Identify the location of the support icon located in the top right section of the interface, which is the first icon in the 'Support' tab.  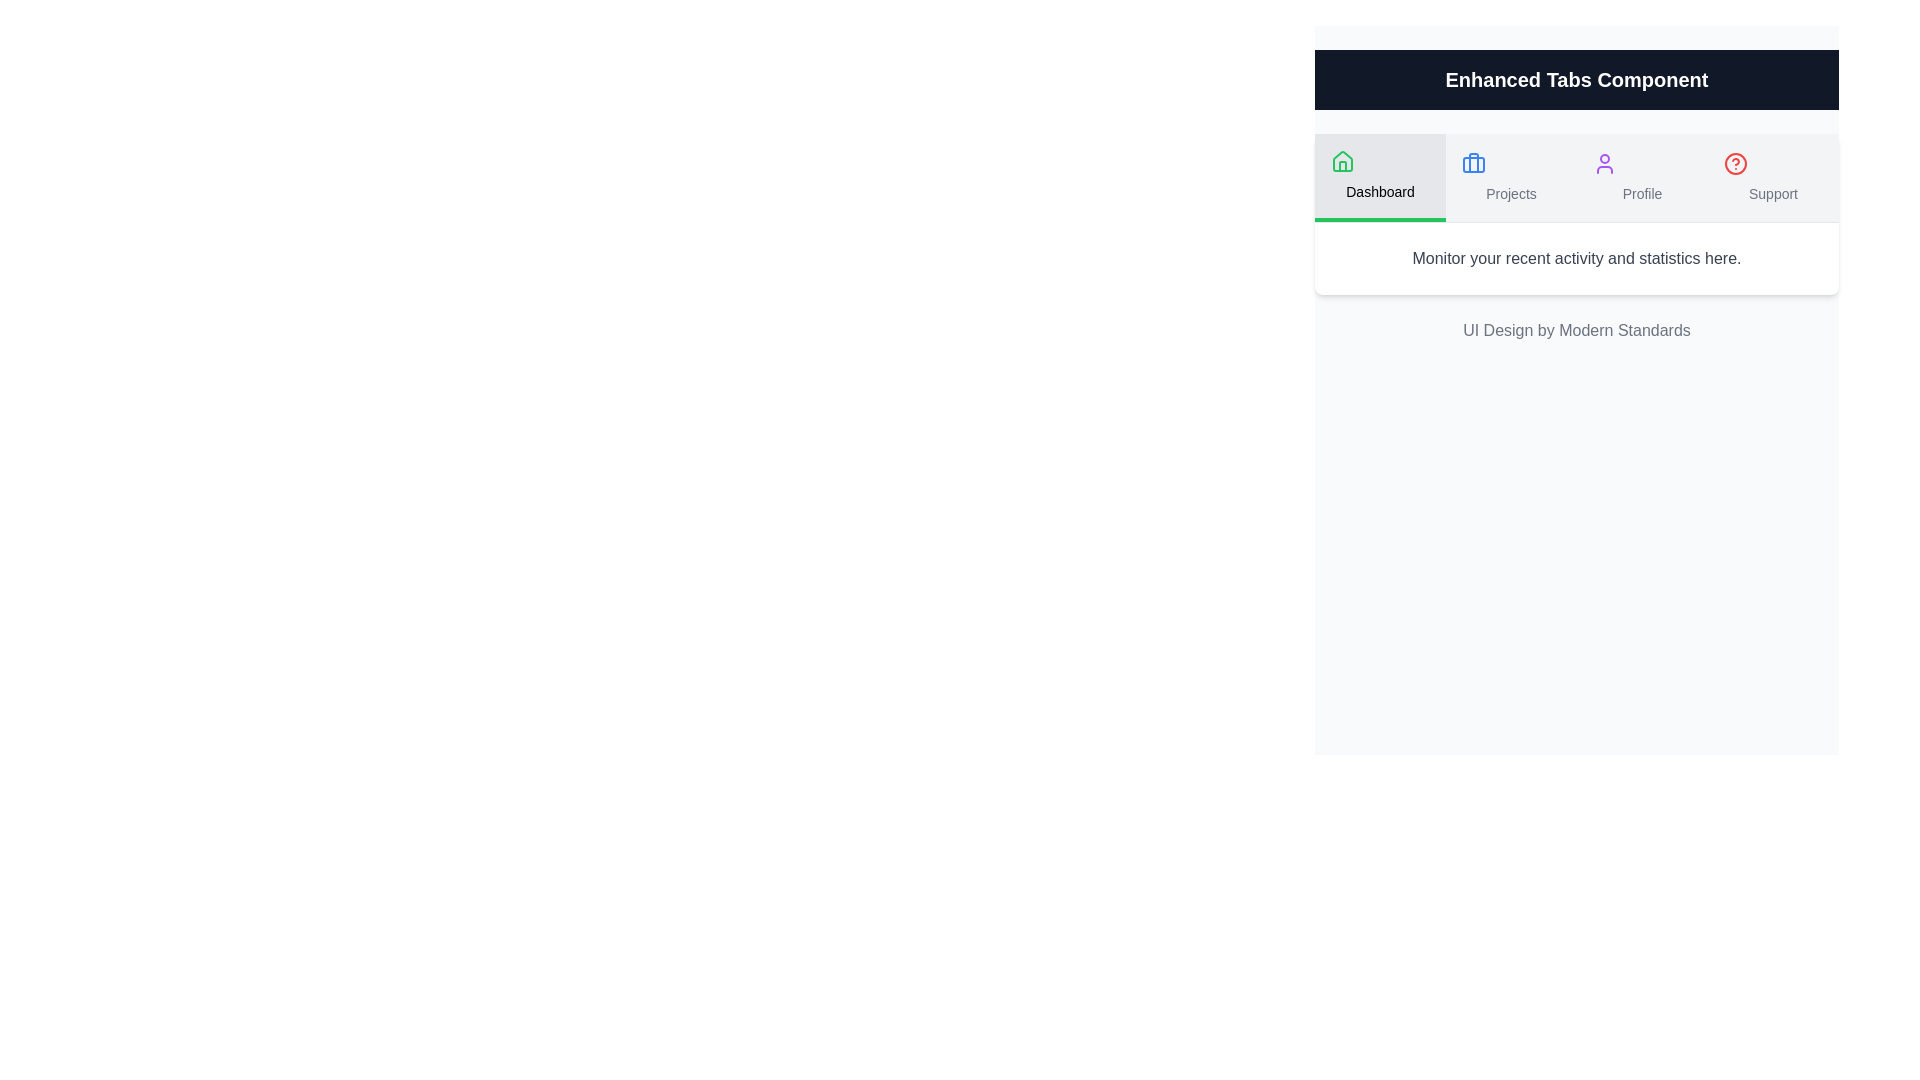
(1735, 163).